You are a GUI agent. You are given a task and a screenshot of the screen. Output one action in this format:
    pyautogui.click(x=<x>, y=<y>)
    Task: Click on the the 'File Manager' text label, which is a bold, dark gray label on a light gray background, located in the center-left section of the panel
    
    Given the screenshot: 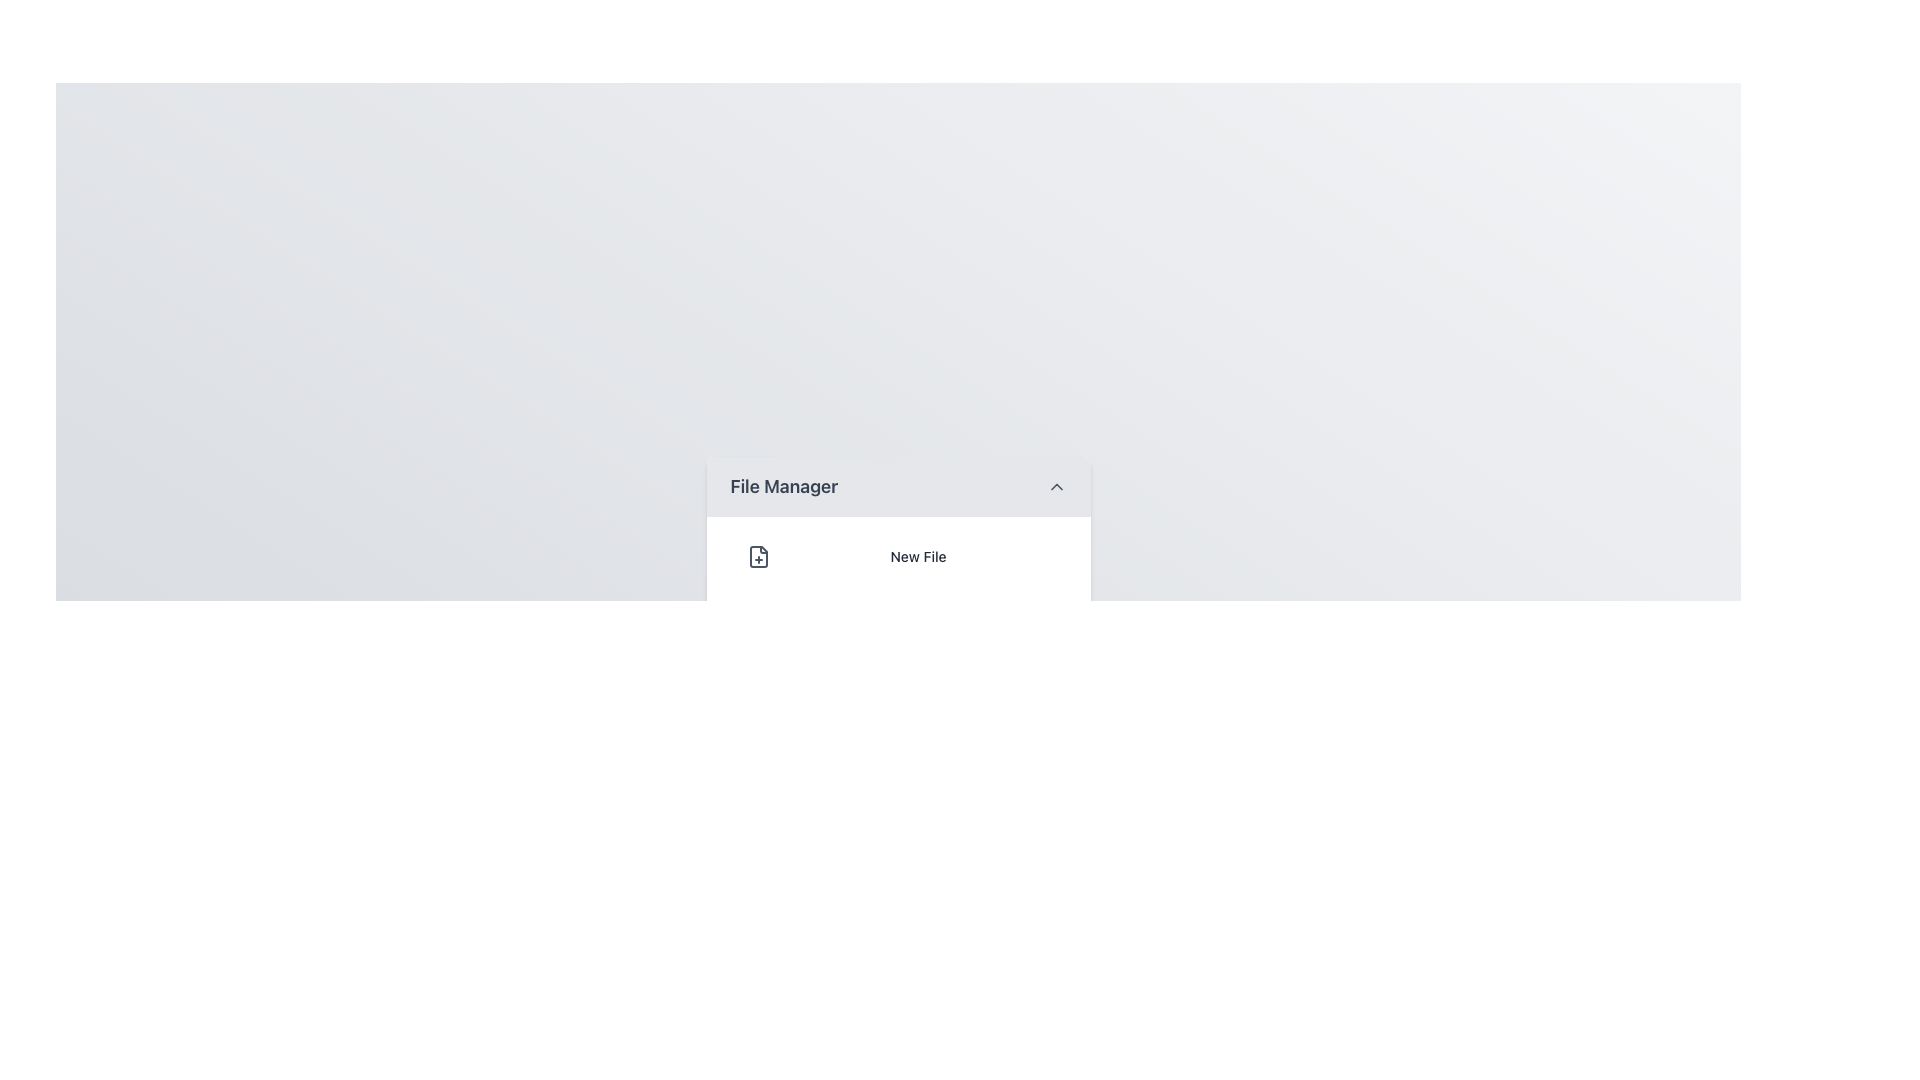 What is the action you would take?
    pyautogui.click(x=783, y=486)
    